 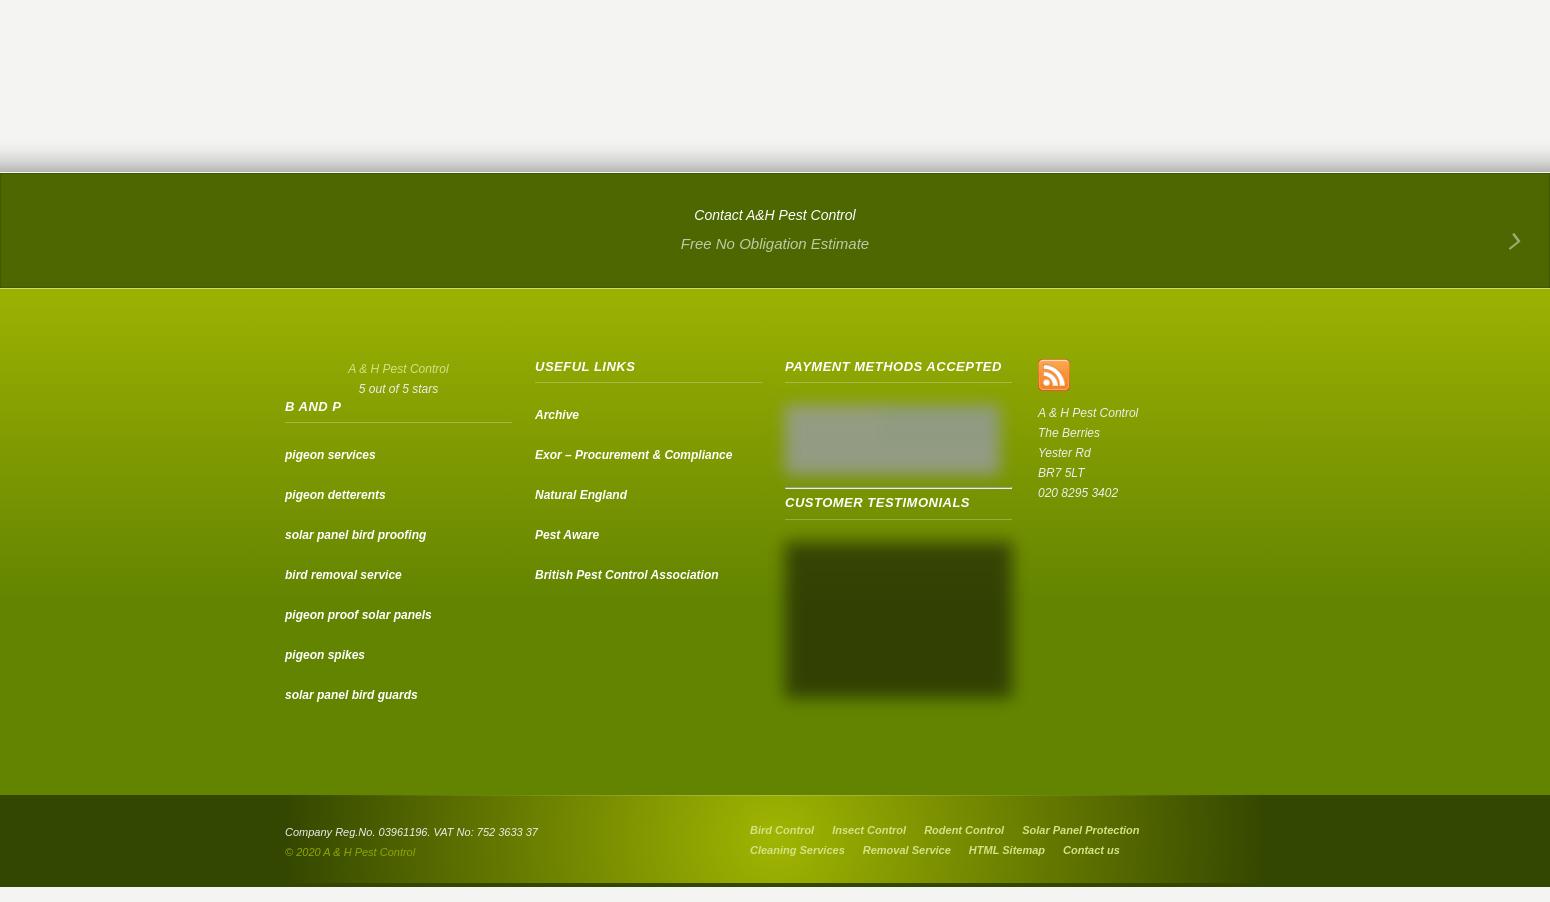 I want to click on 'Bird Control', so click(x=780, y=830).